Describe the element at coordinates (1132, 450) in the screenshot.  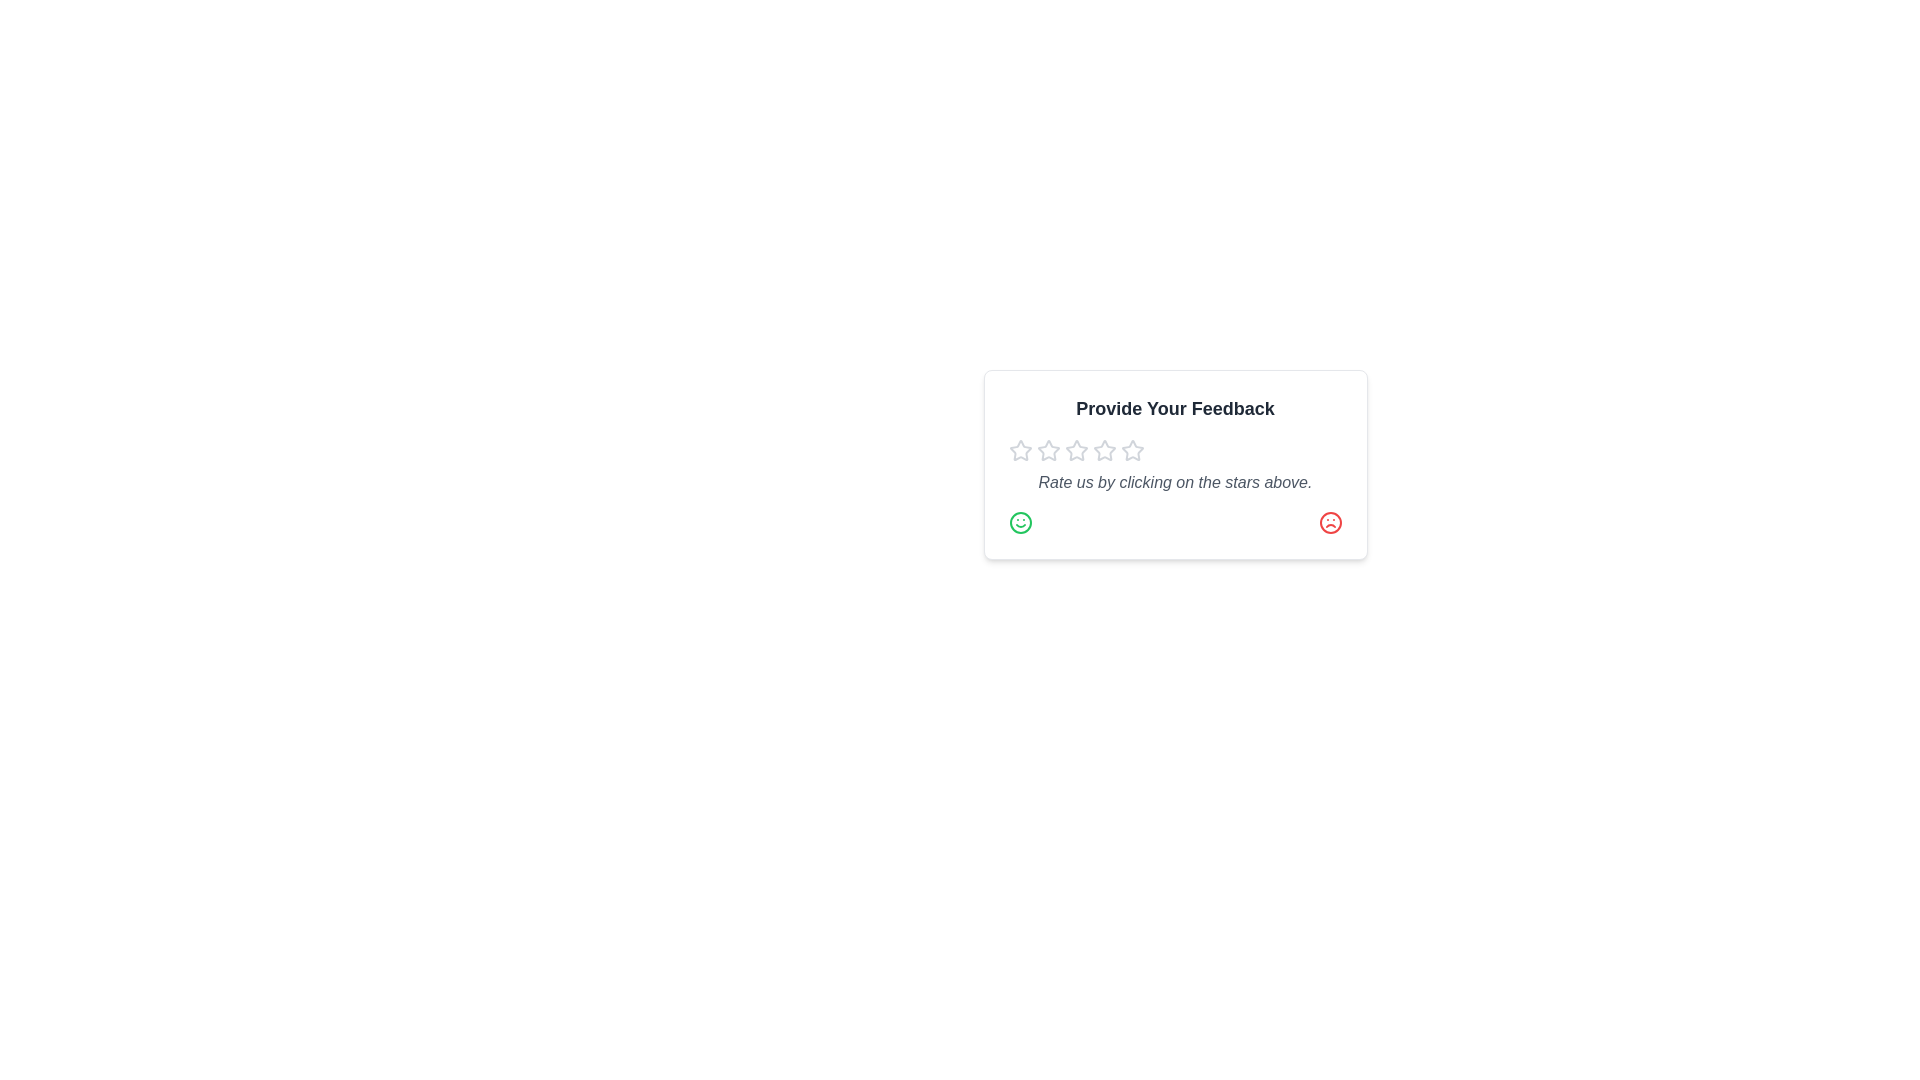
I see `the third star icon in the rating component` at that location.